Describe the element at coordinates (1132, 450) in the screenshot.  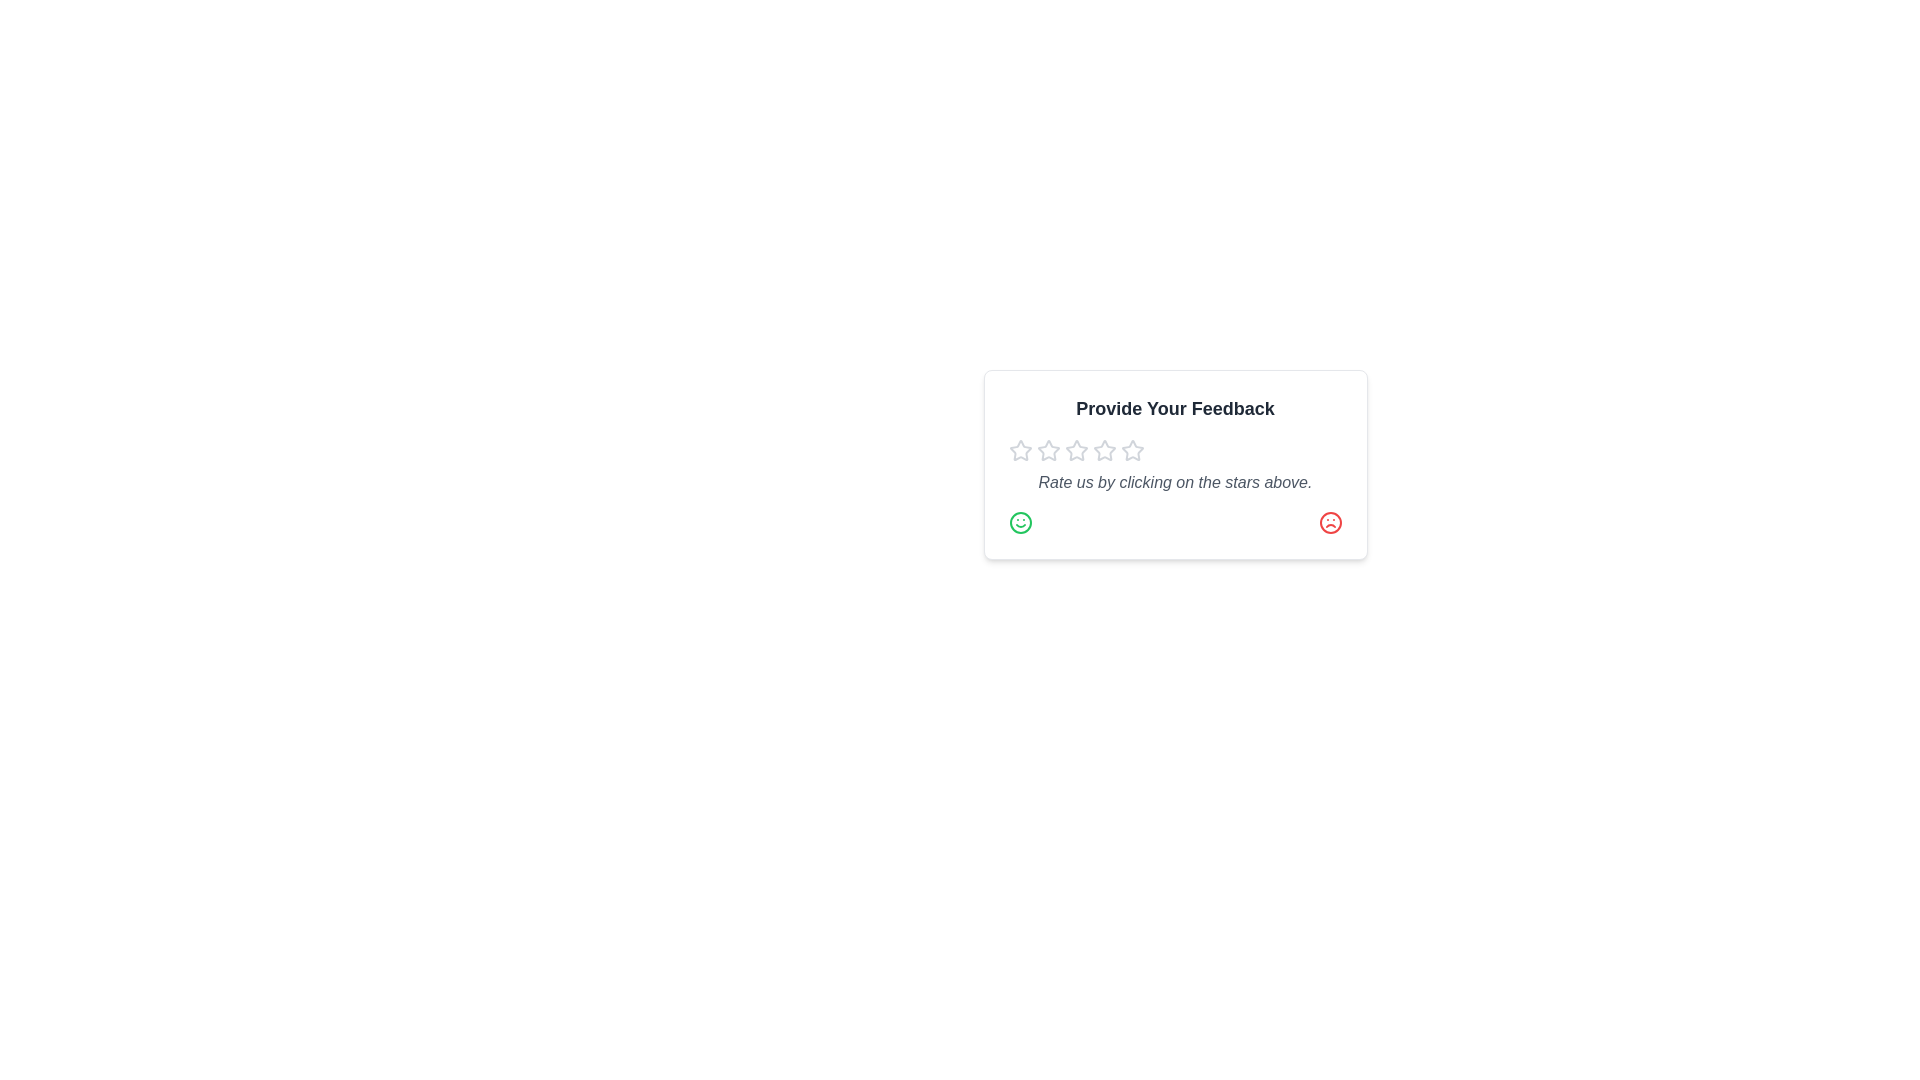
I see `the third star icon in the rating component` at that location.